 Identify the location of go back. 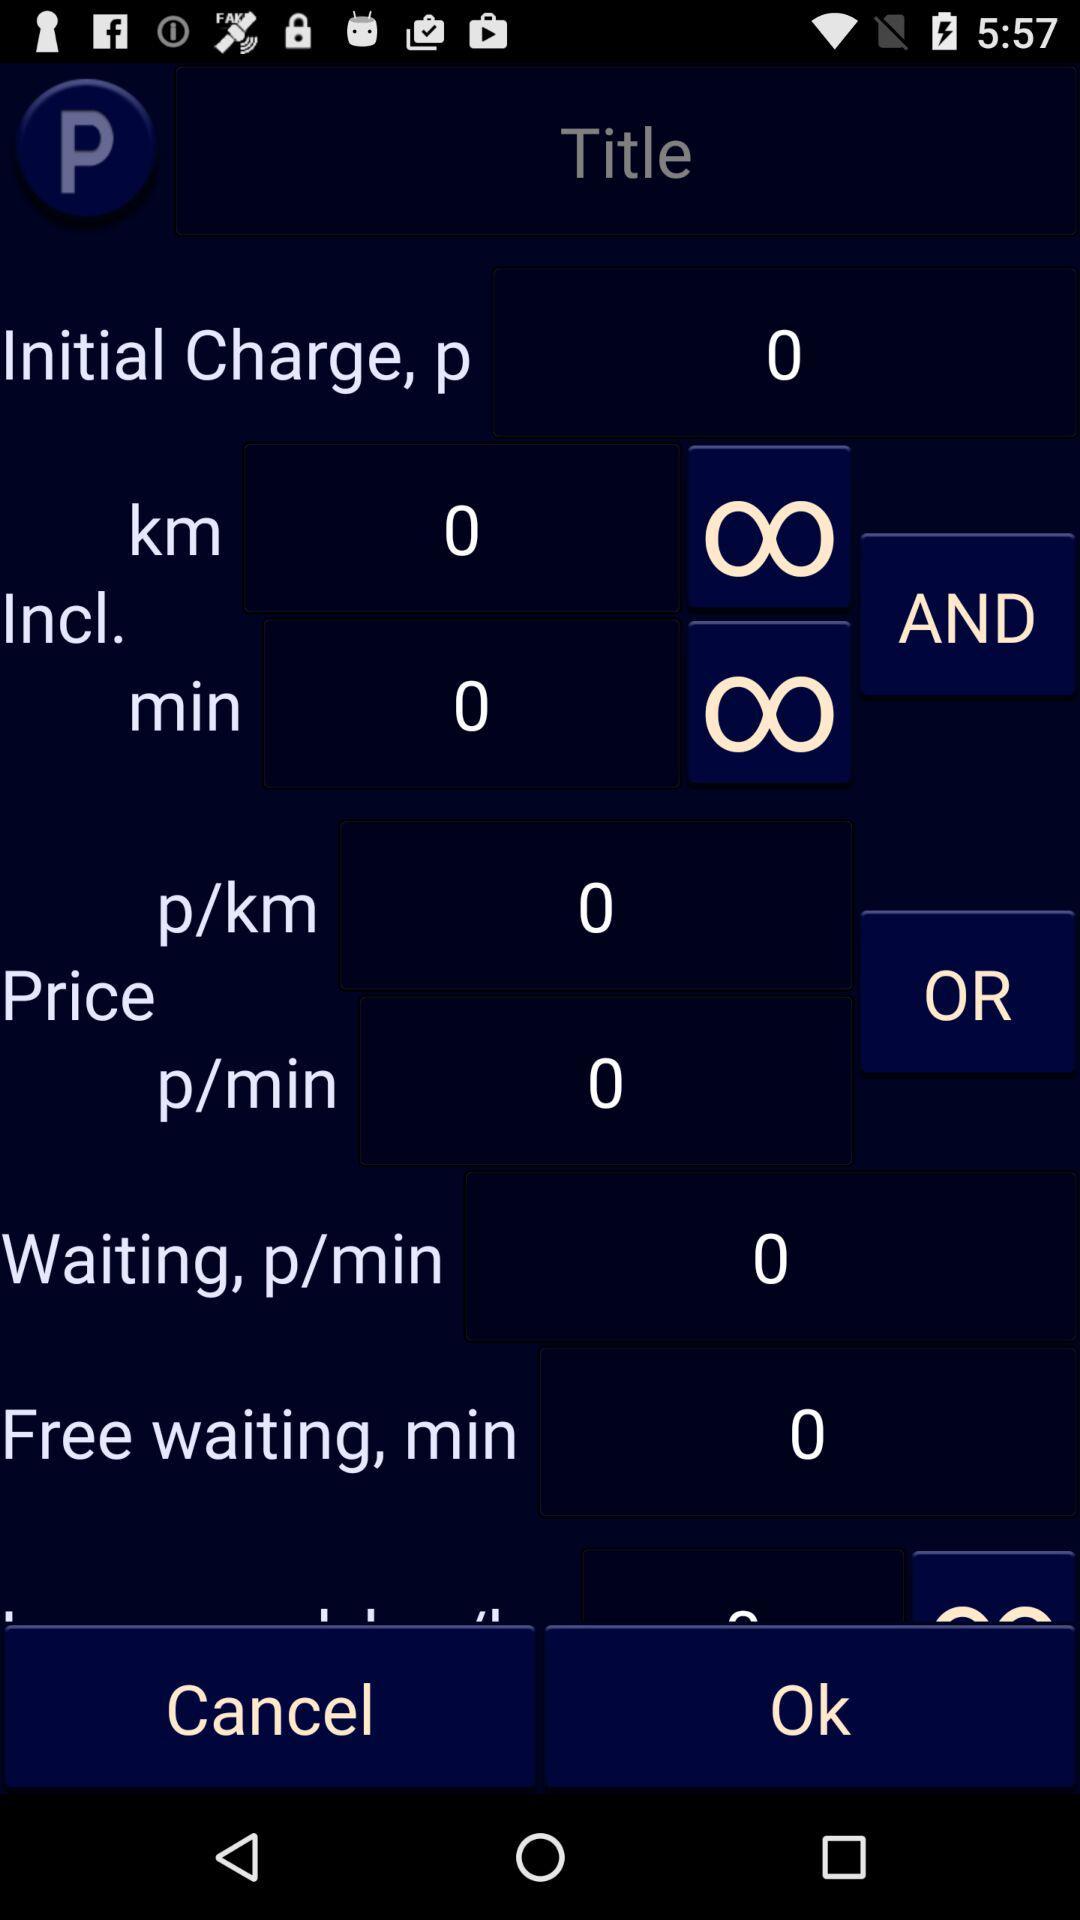
(85, 149).